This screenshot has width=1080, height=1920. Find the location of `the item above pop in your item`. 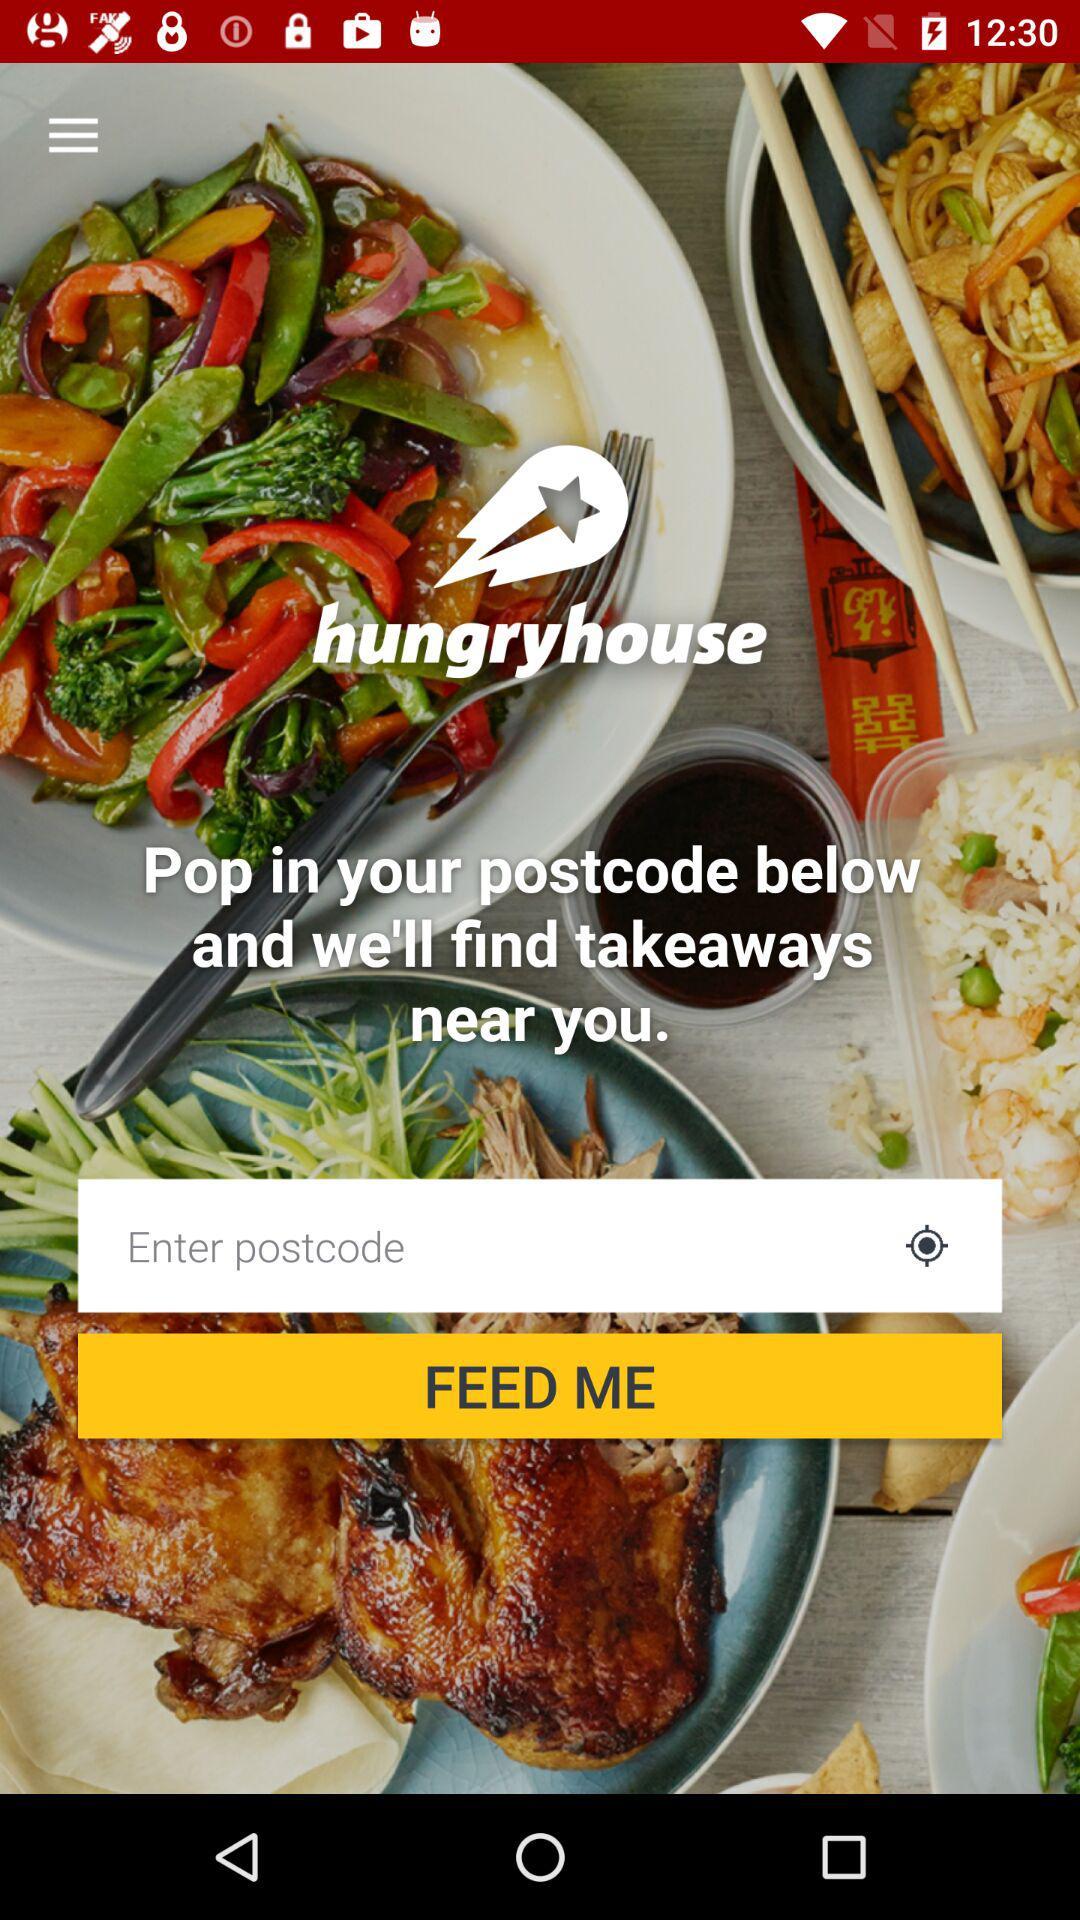

the item above pop in your item is located at coordinates (72, 135).